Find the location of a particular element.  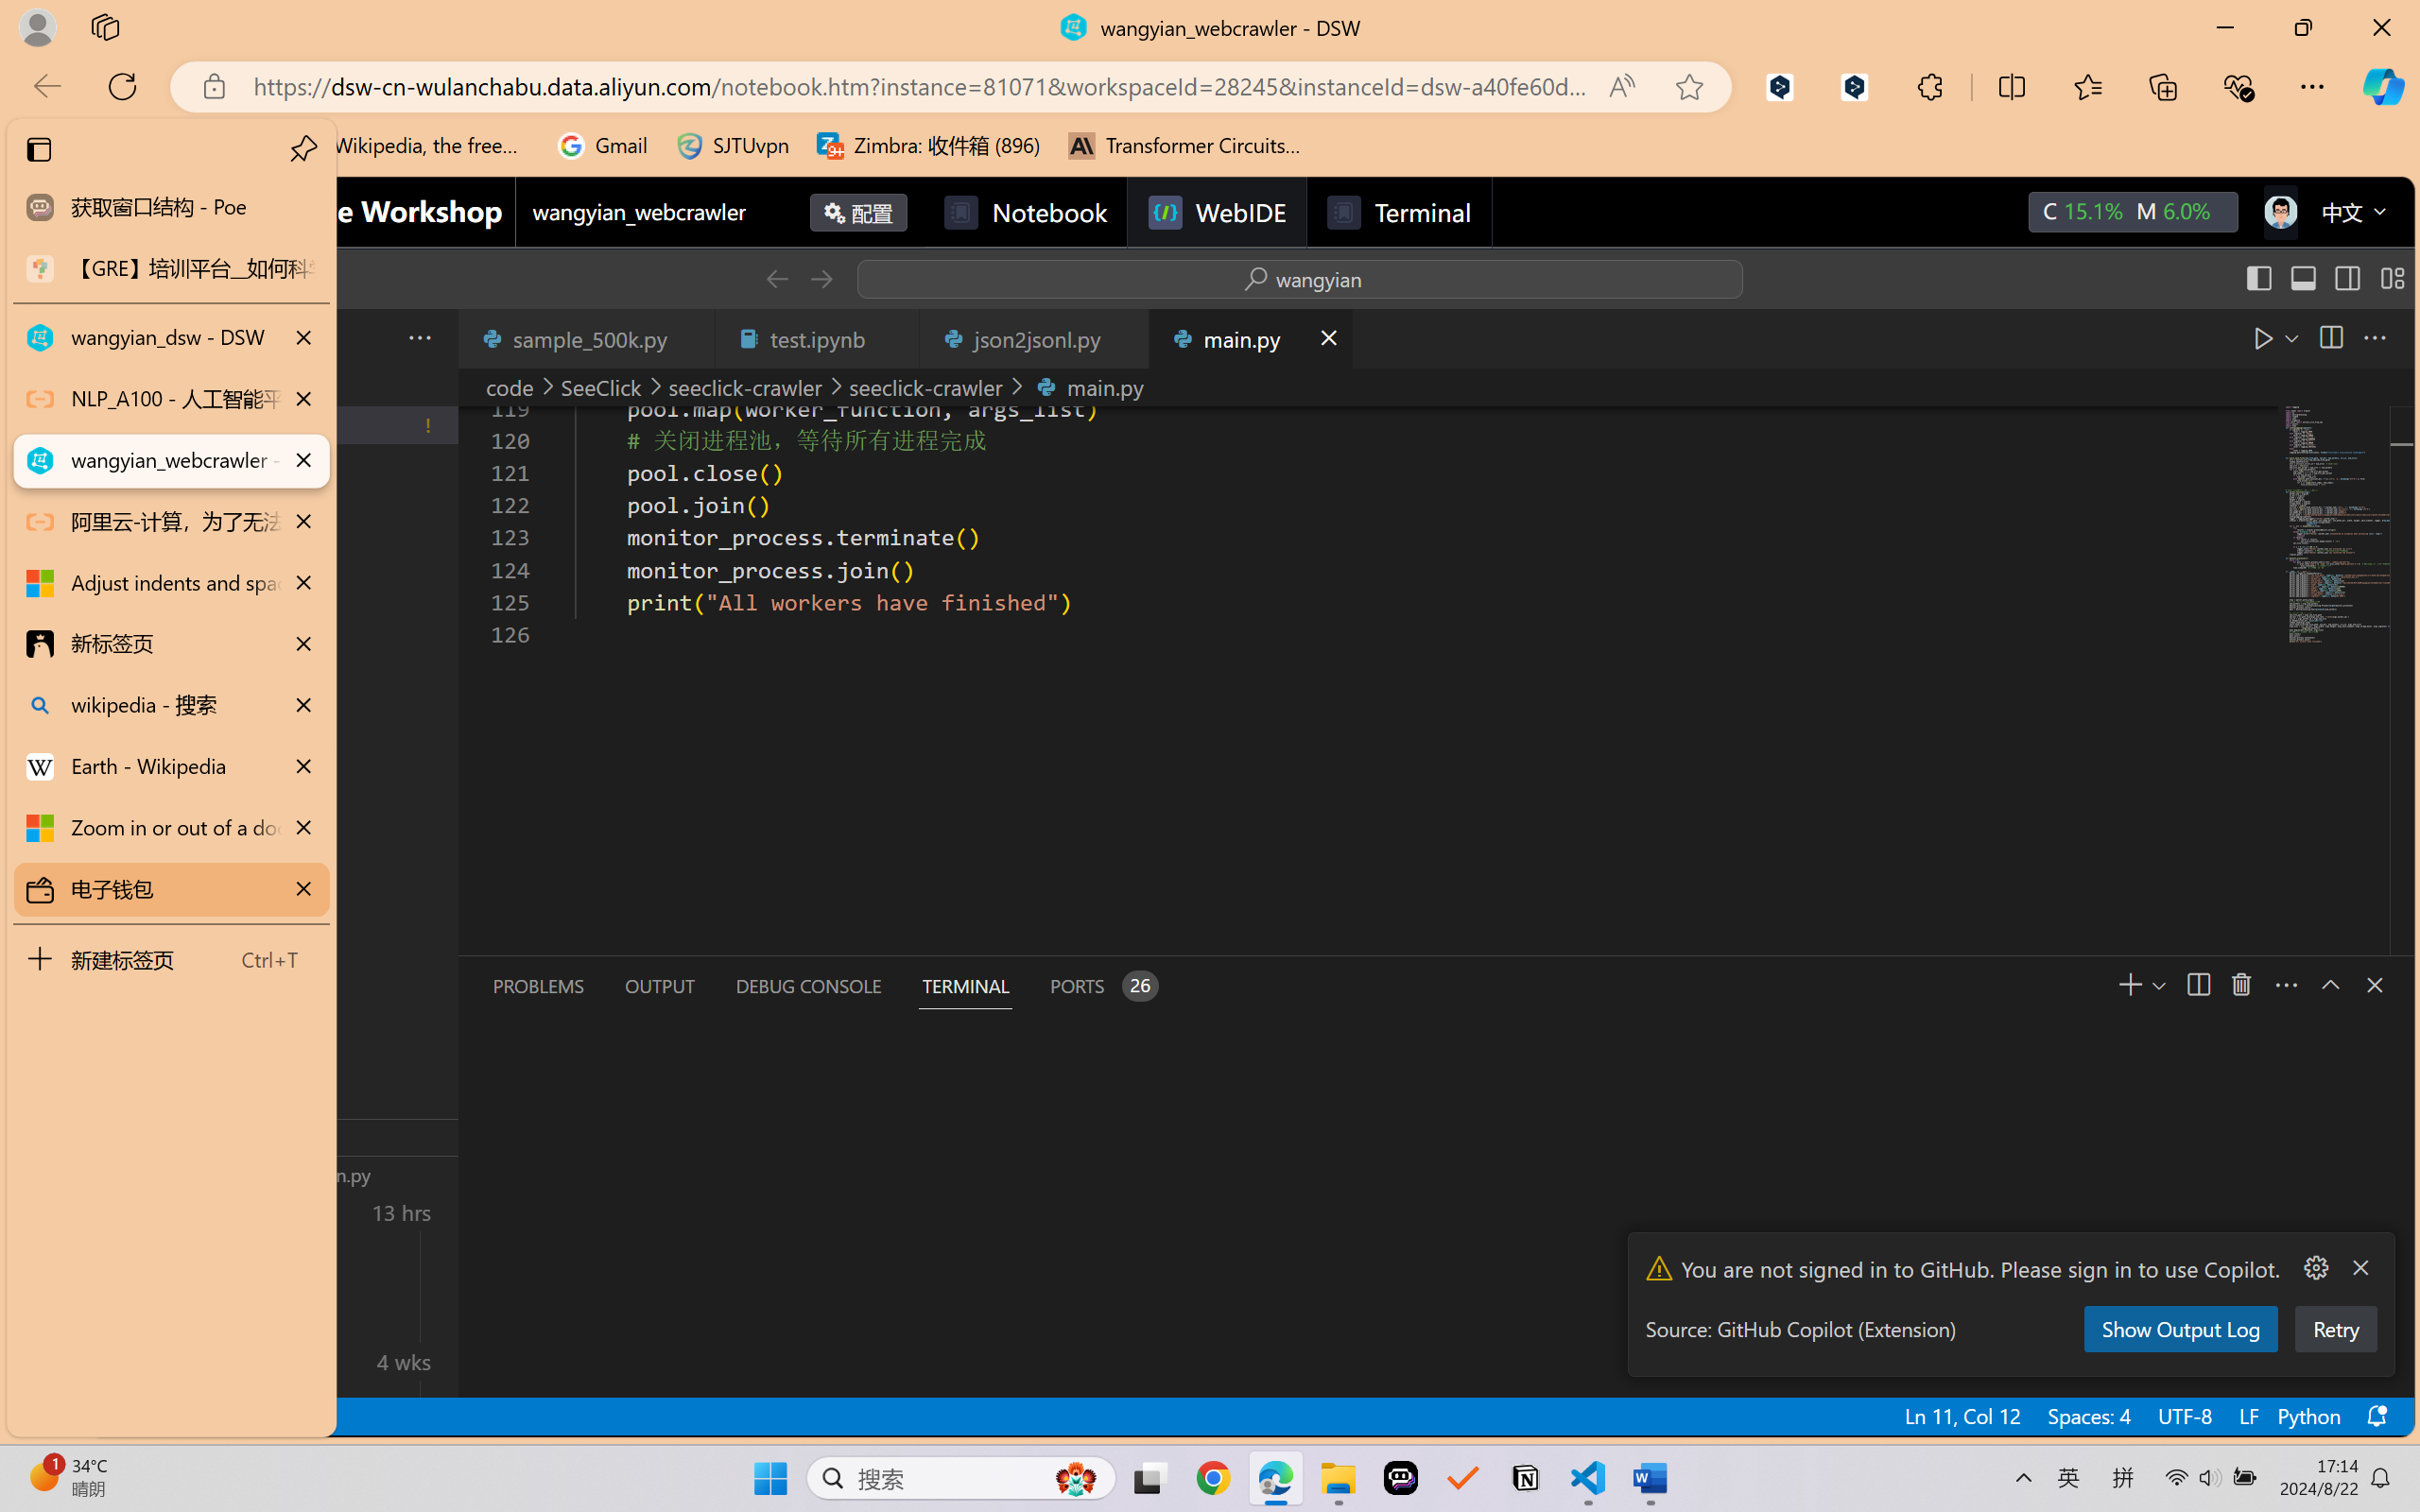

'Transformer Circuits Thread' is located at coordinates (1184, 145).